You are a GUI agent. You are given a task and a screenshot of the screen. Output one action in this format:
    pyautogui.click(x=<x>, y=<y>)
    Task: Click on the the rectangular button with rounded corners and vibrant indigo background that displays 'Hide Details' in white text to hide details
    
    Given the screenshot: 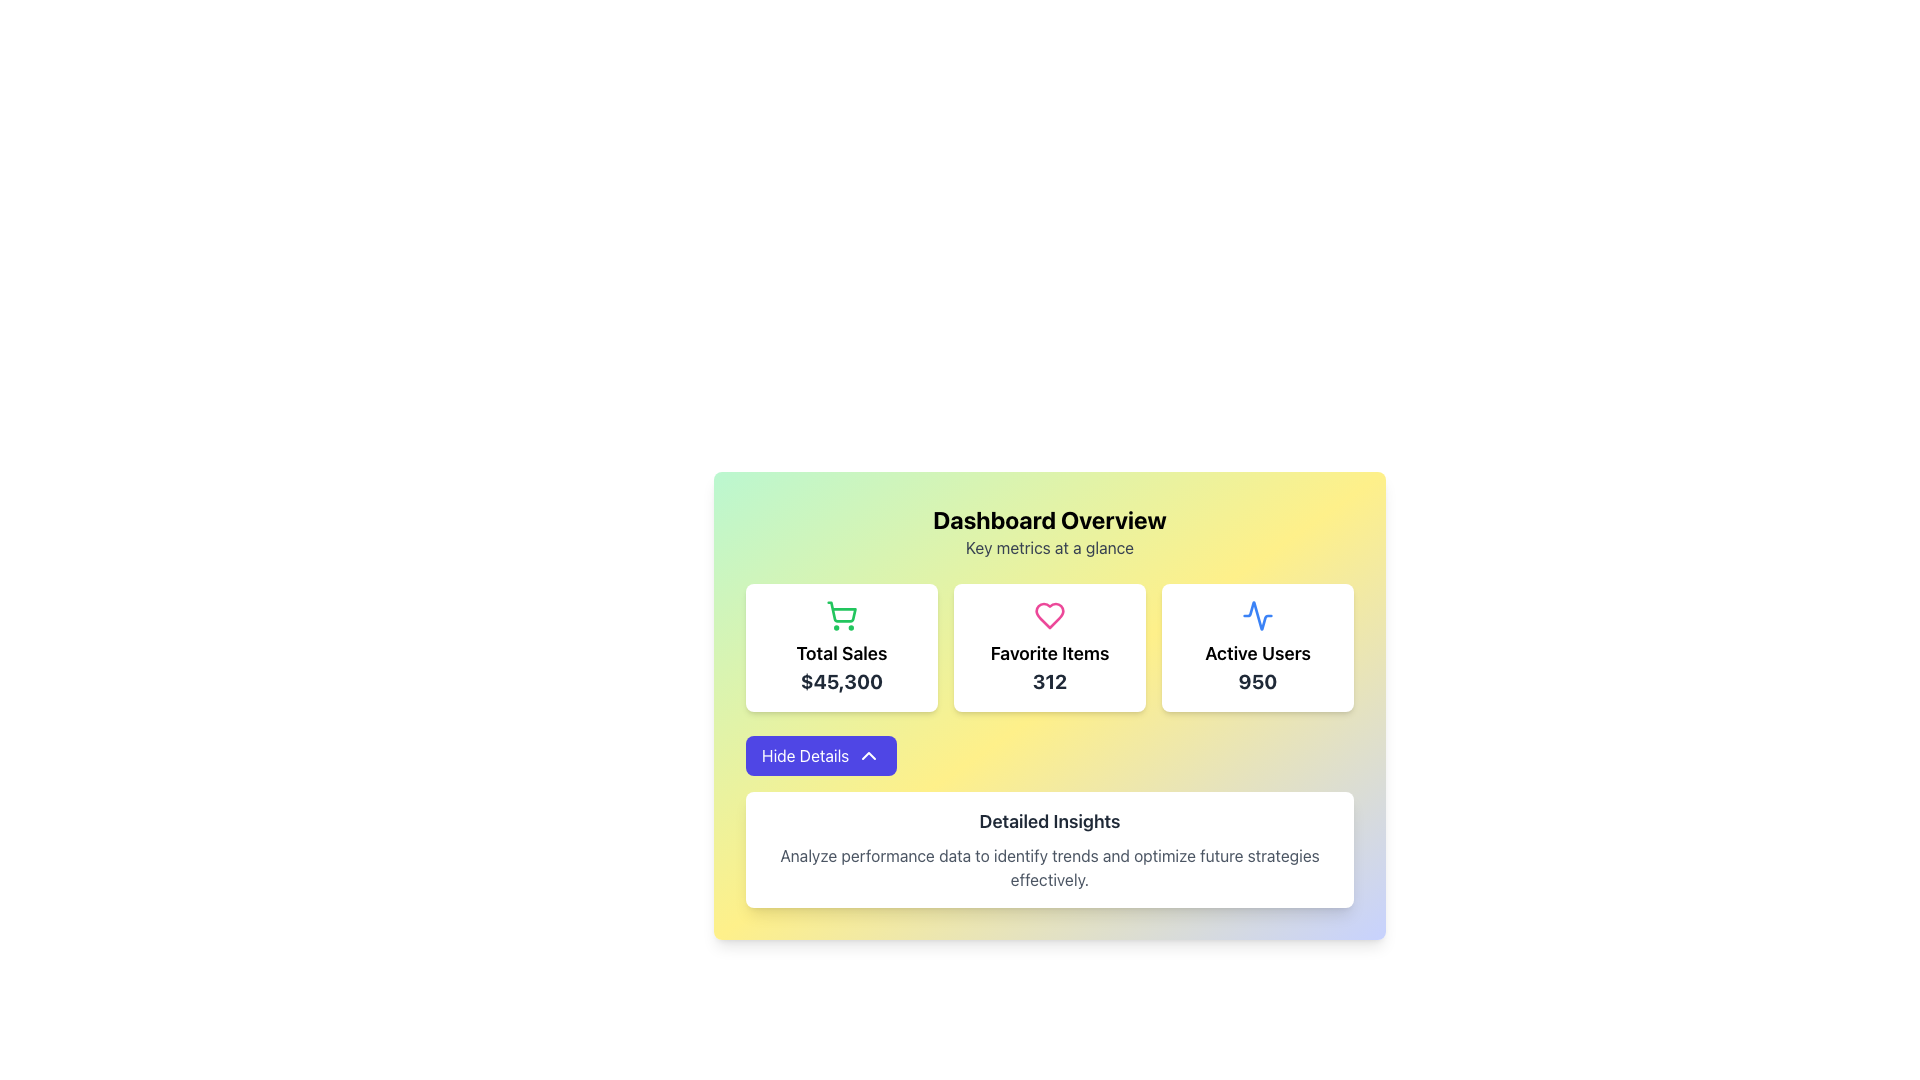 What is the action you would take?
    pyautogui.click(x=821, y=756)
    